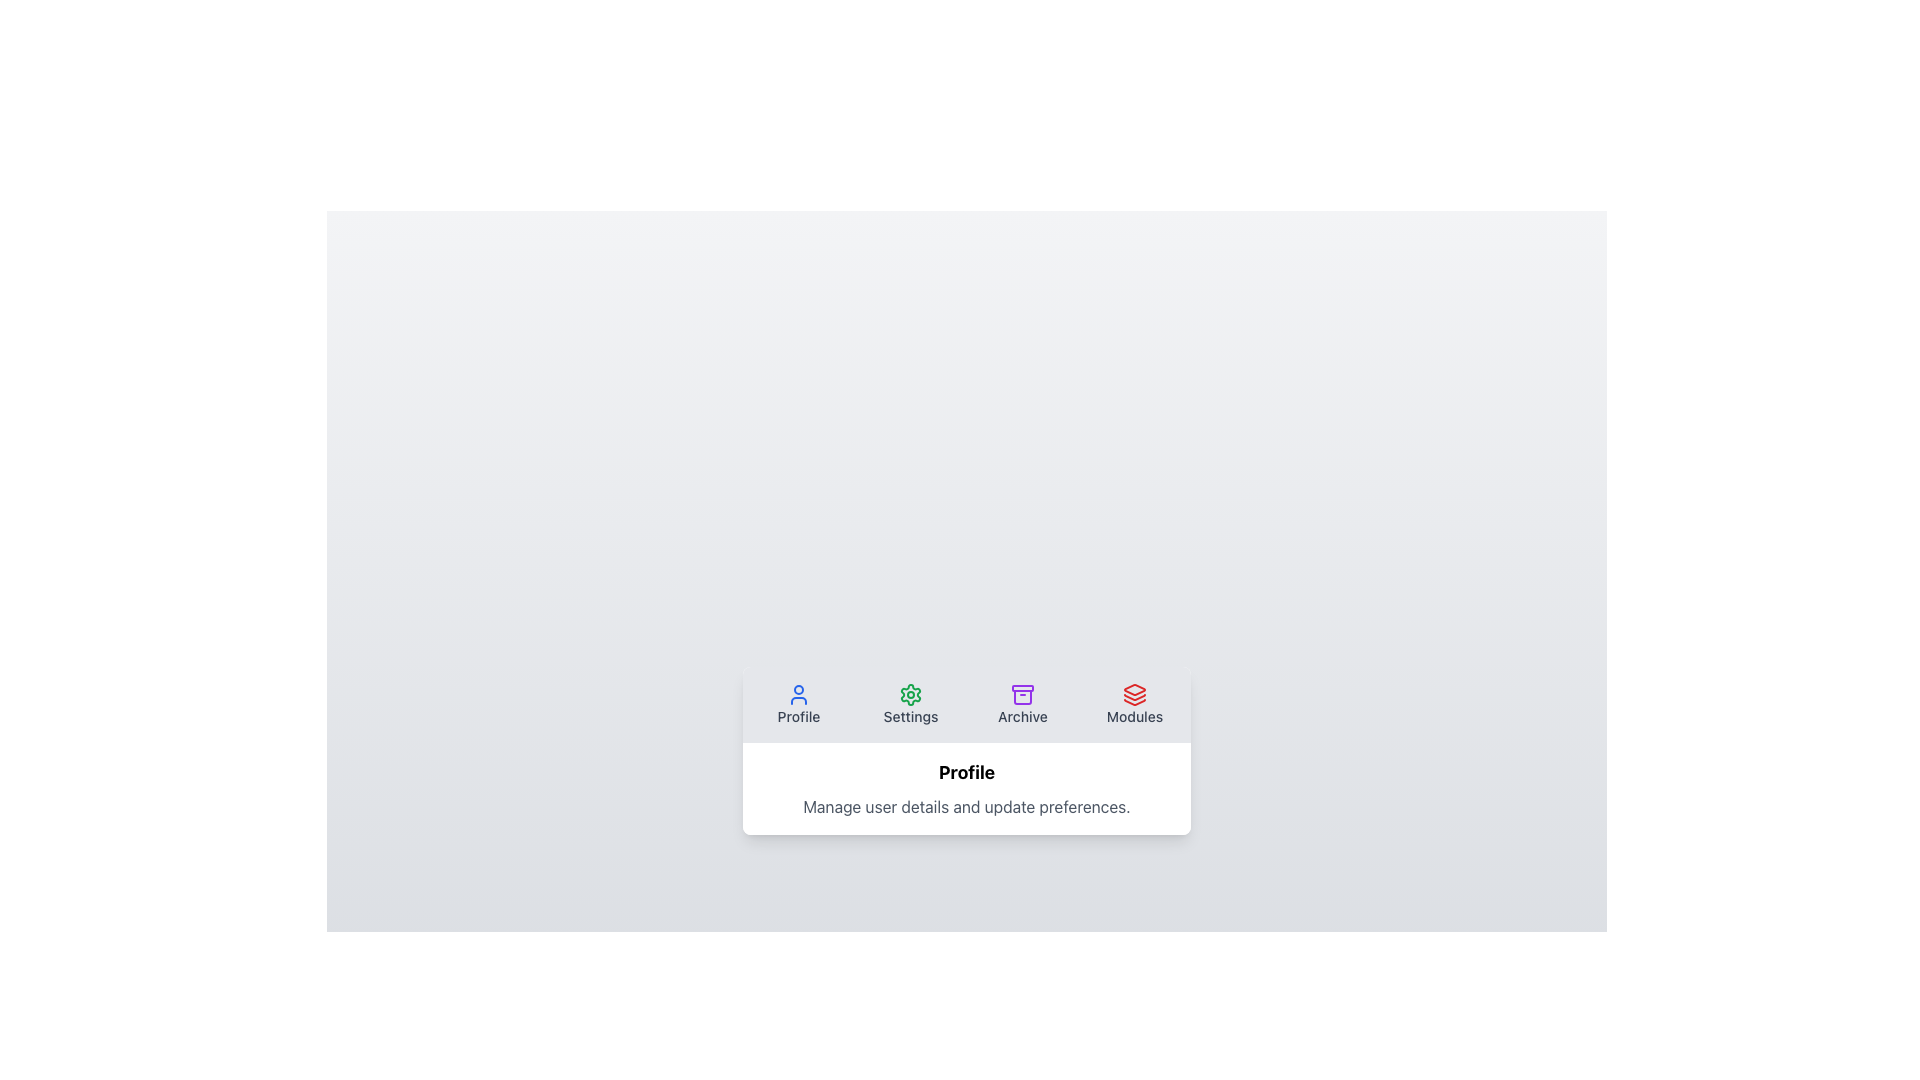 This screenshot has width=1920, height=1080. Describe the element at coordinates (910, 693) in the screenshot. I see `the gear icon with green outlines, located in the second icon group of the horizontal navigation bar` at that location.